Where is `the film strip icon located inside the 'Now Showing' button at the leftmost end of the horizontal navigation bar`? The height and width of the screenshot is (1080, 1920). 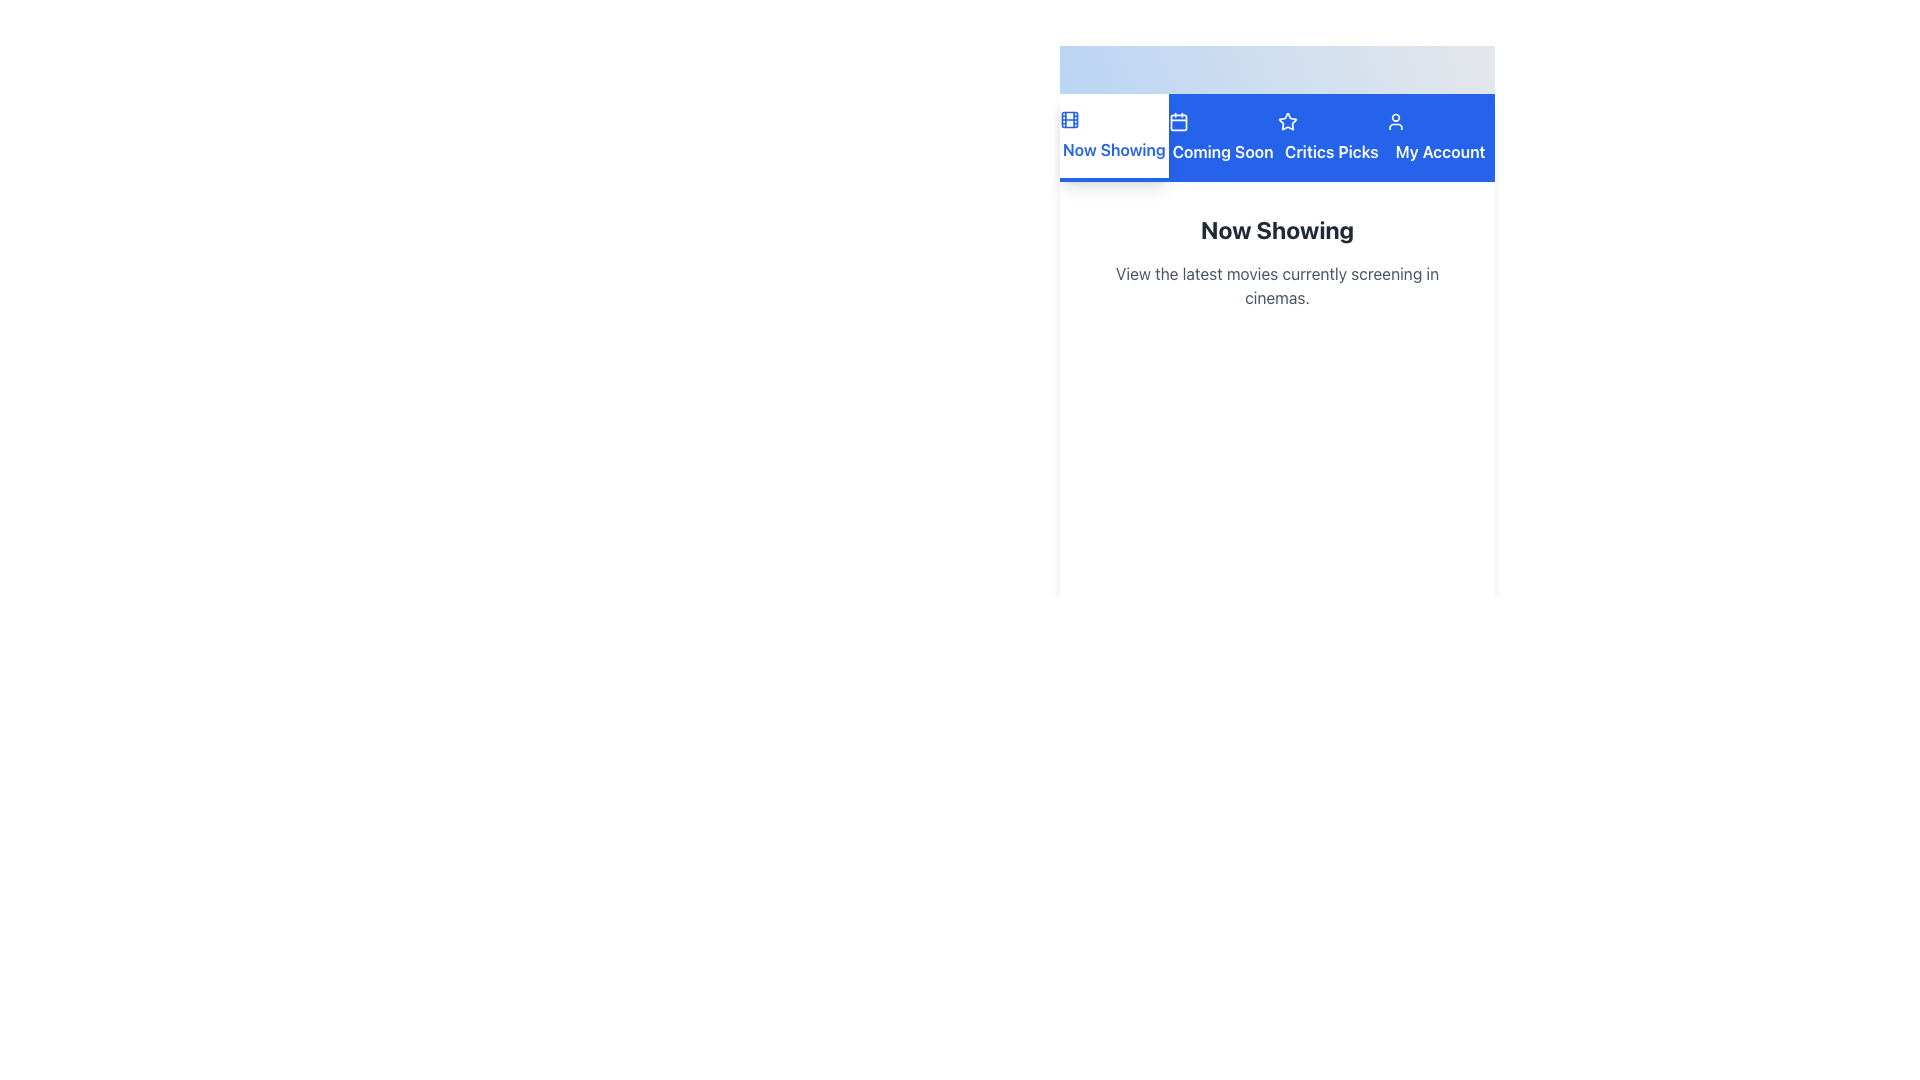
the film strip icon located inside the 'Now Showing' button at the leftmost end of the horizontal navigation bar is located at coordinates (1069, 119).